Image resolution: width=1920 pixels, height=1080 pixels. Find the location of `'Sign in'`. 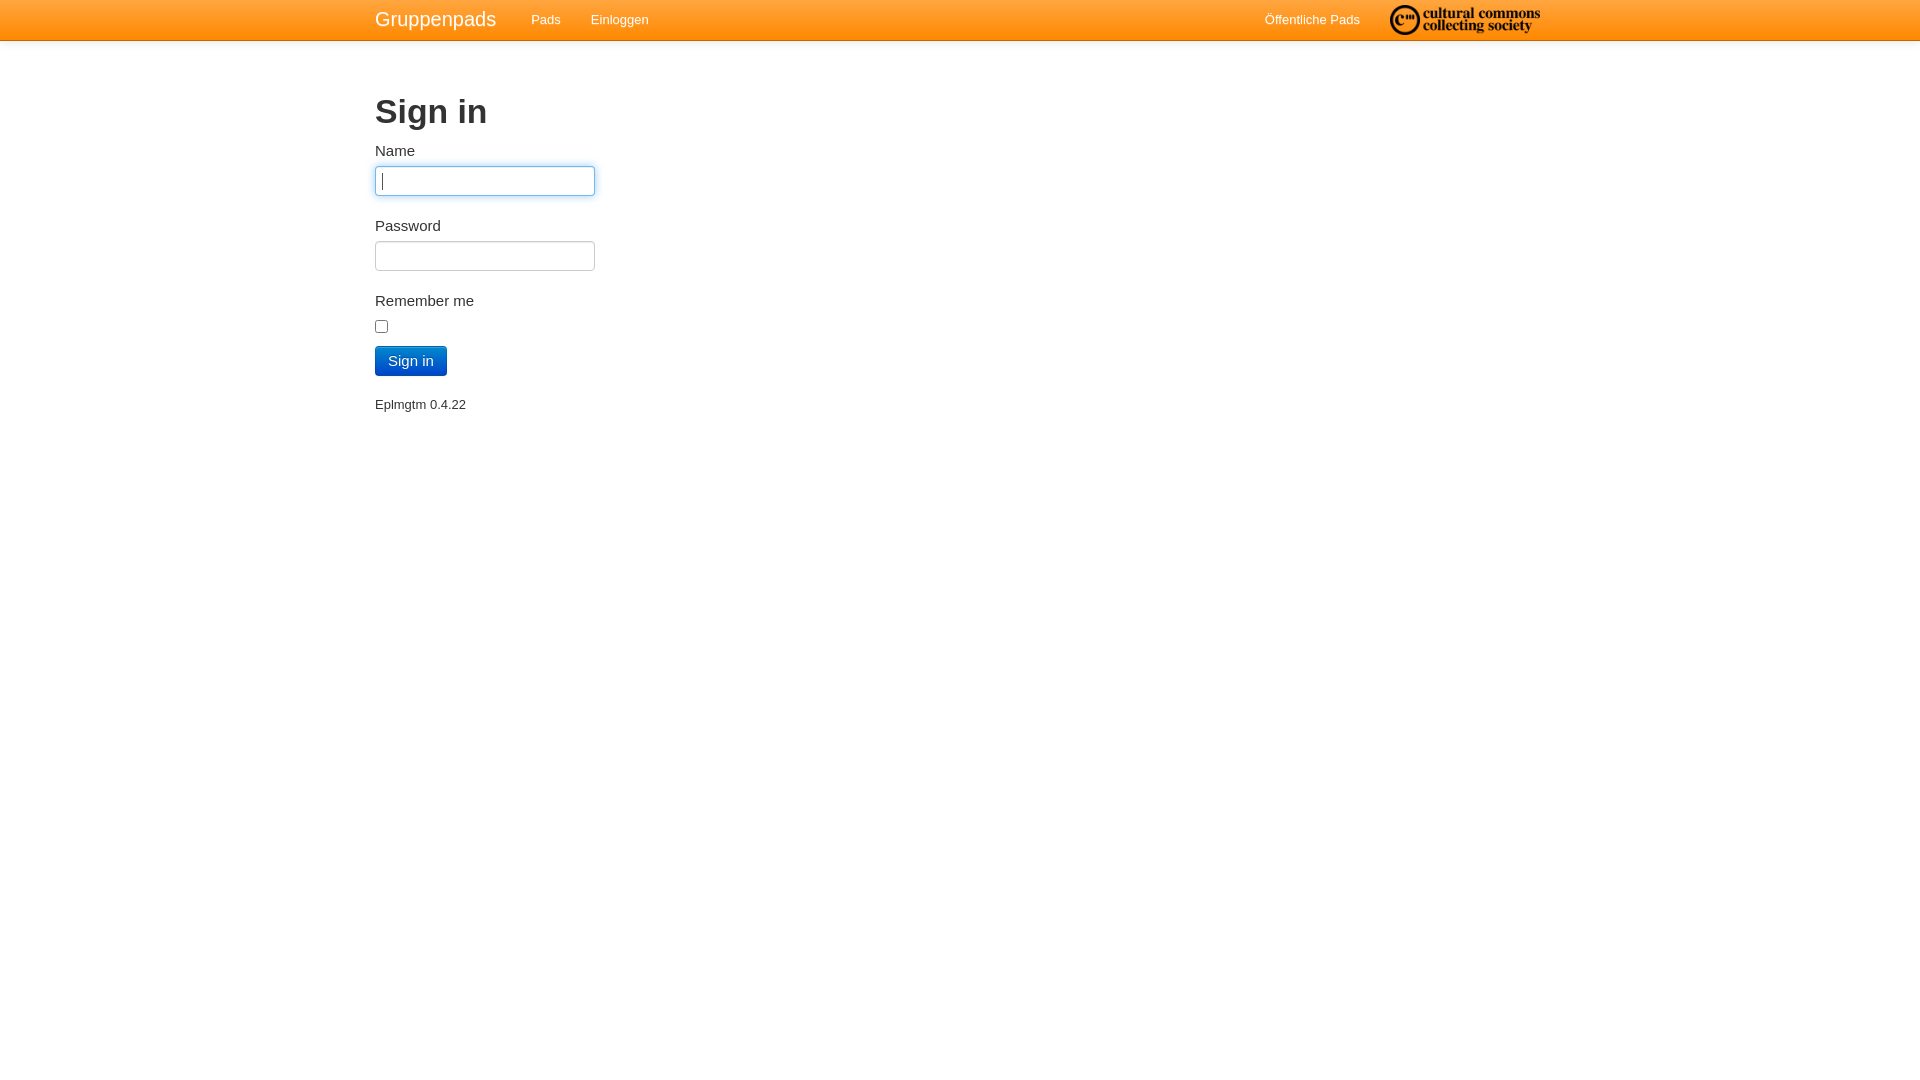

'Sign in' is located at coordinates (410, 361).